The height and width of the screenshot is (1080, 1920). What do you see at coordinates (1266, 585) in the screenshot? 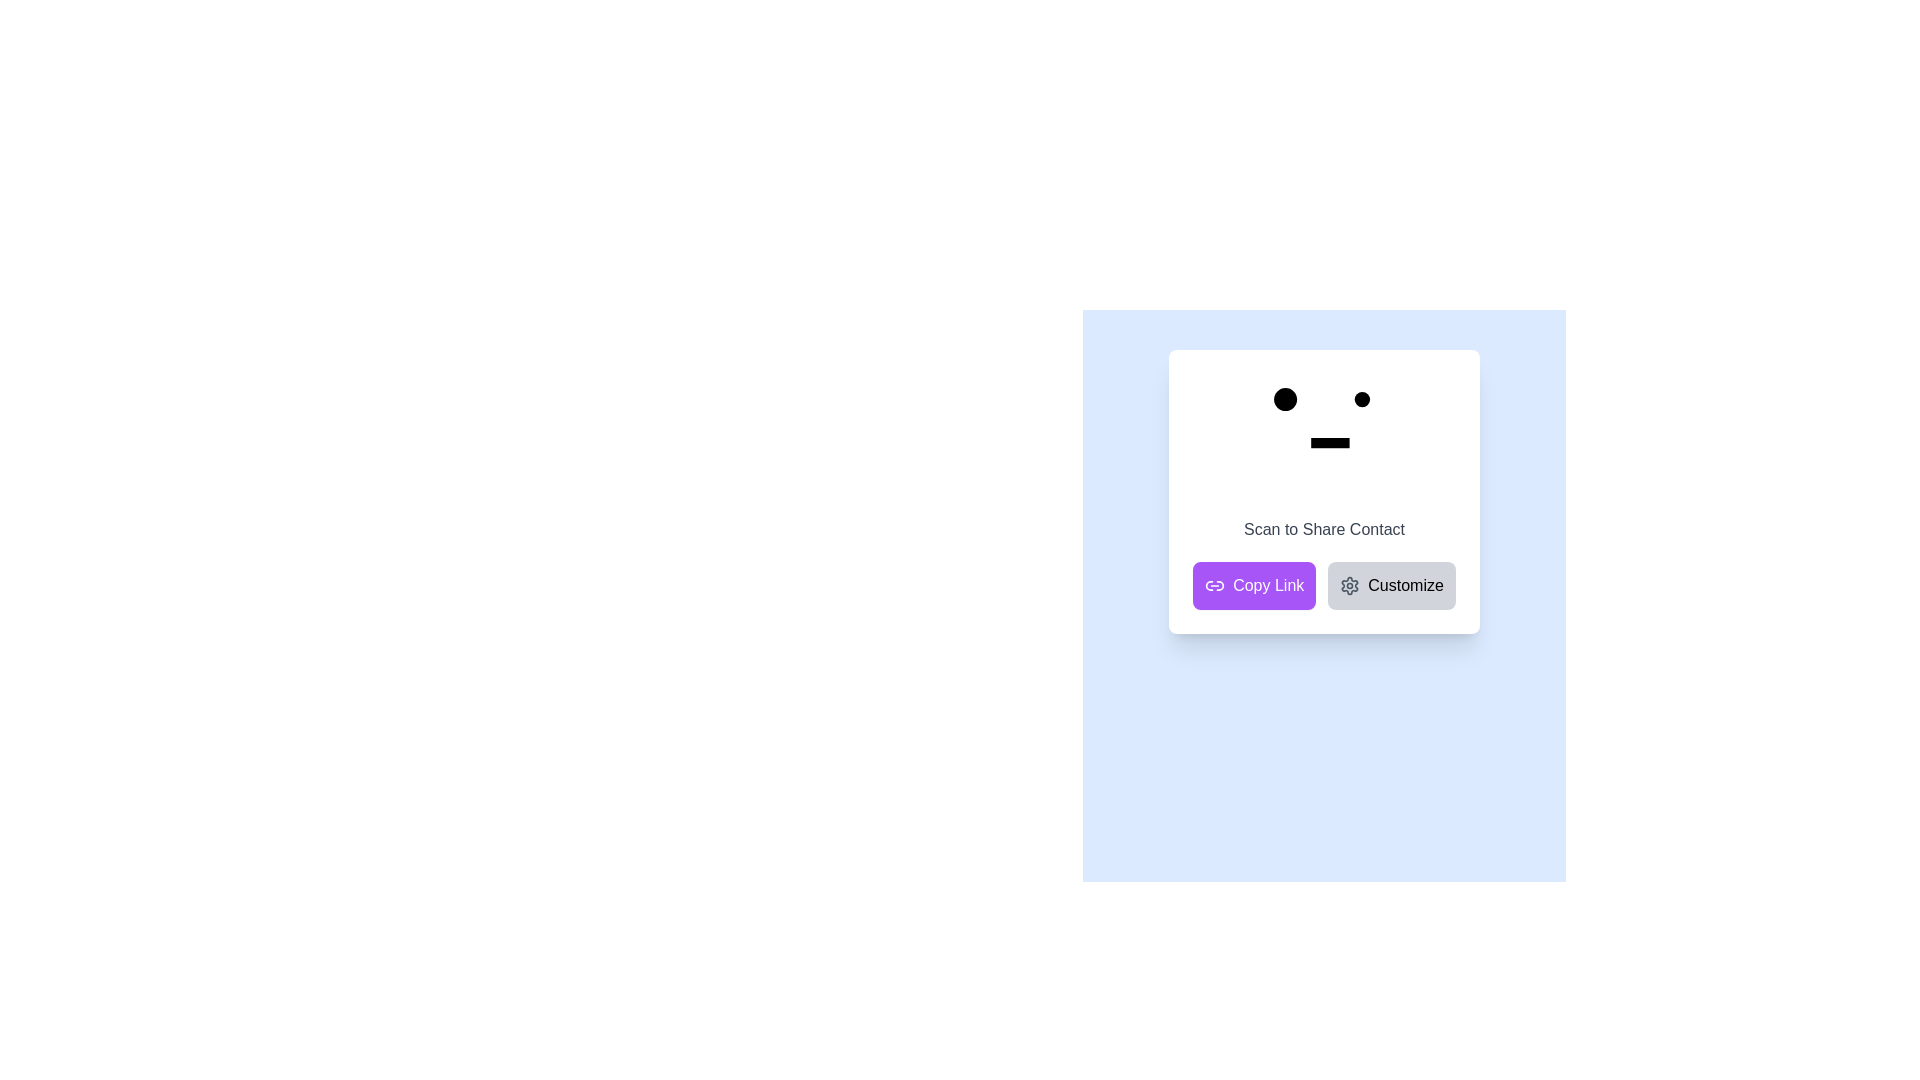
I see `the 'Copy Link' button located in the bottom left-hand corner of the card interface to copy the link` at bounding box center [1266, 585].